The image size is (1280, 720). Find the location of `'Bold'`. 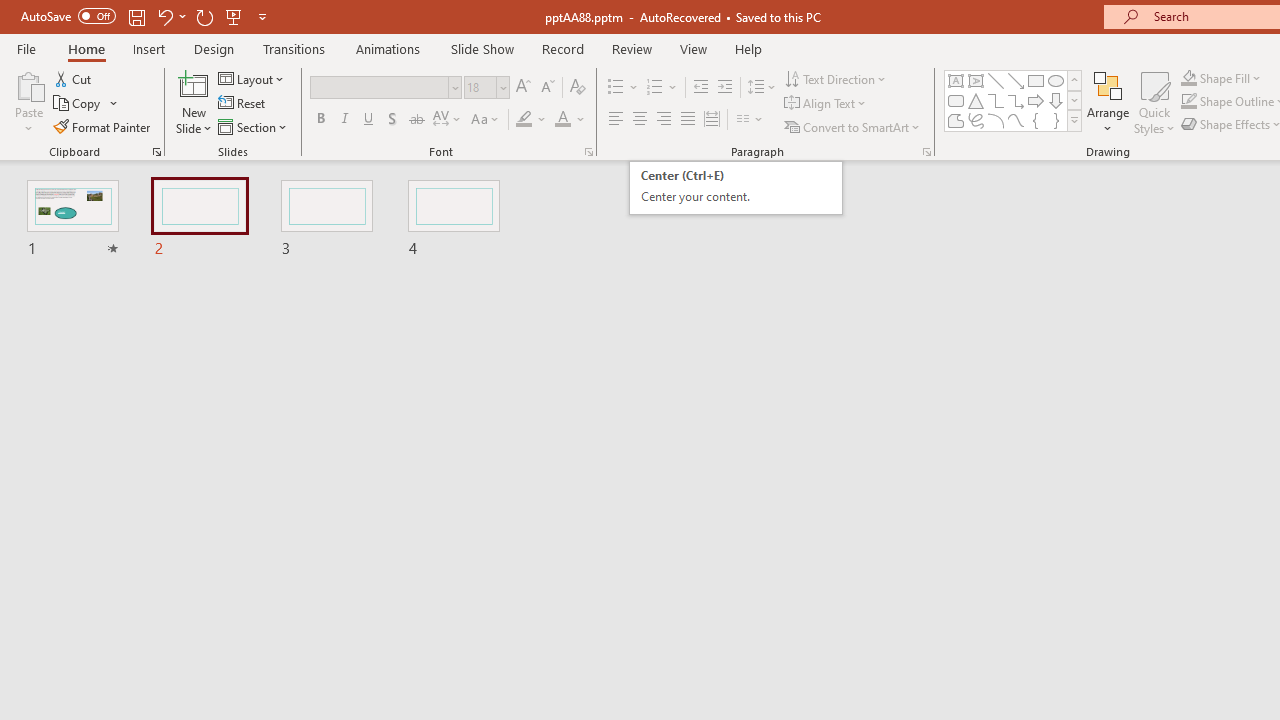

'Bold' is located at coordinates (320, 119).